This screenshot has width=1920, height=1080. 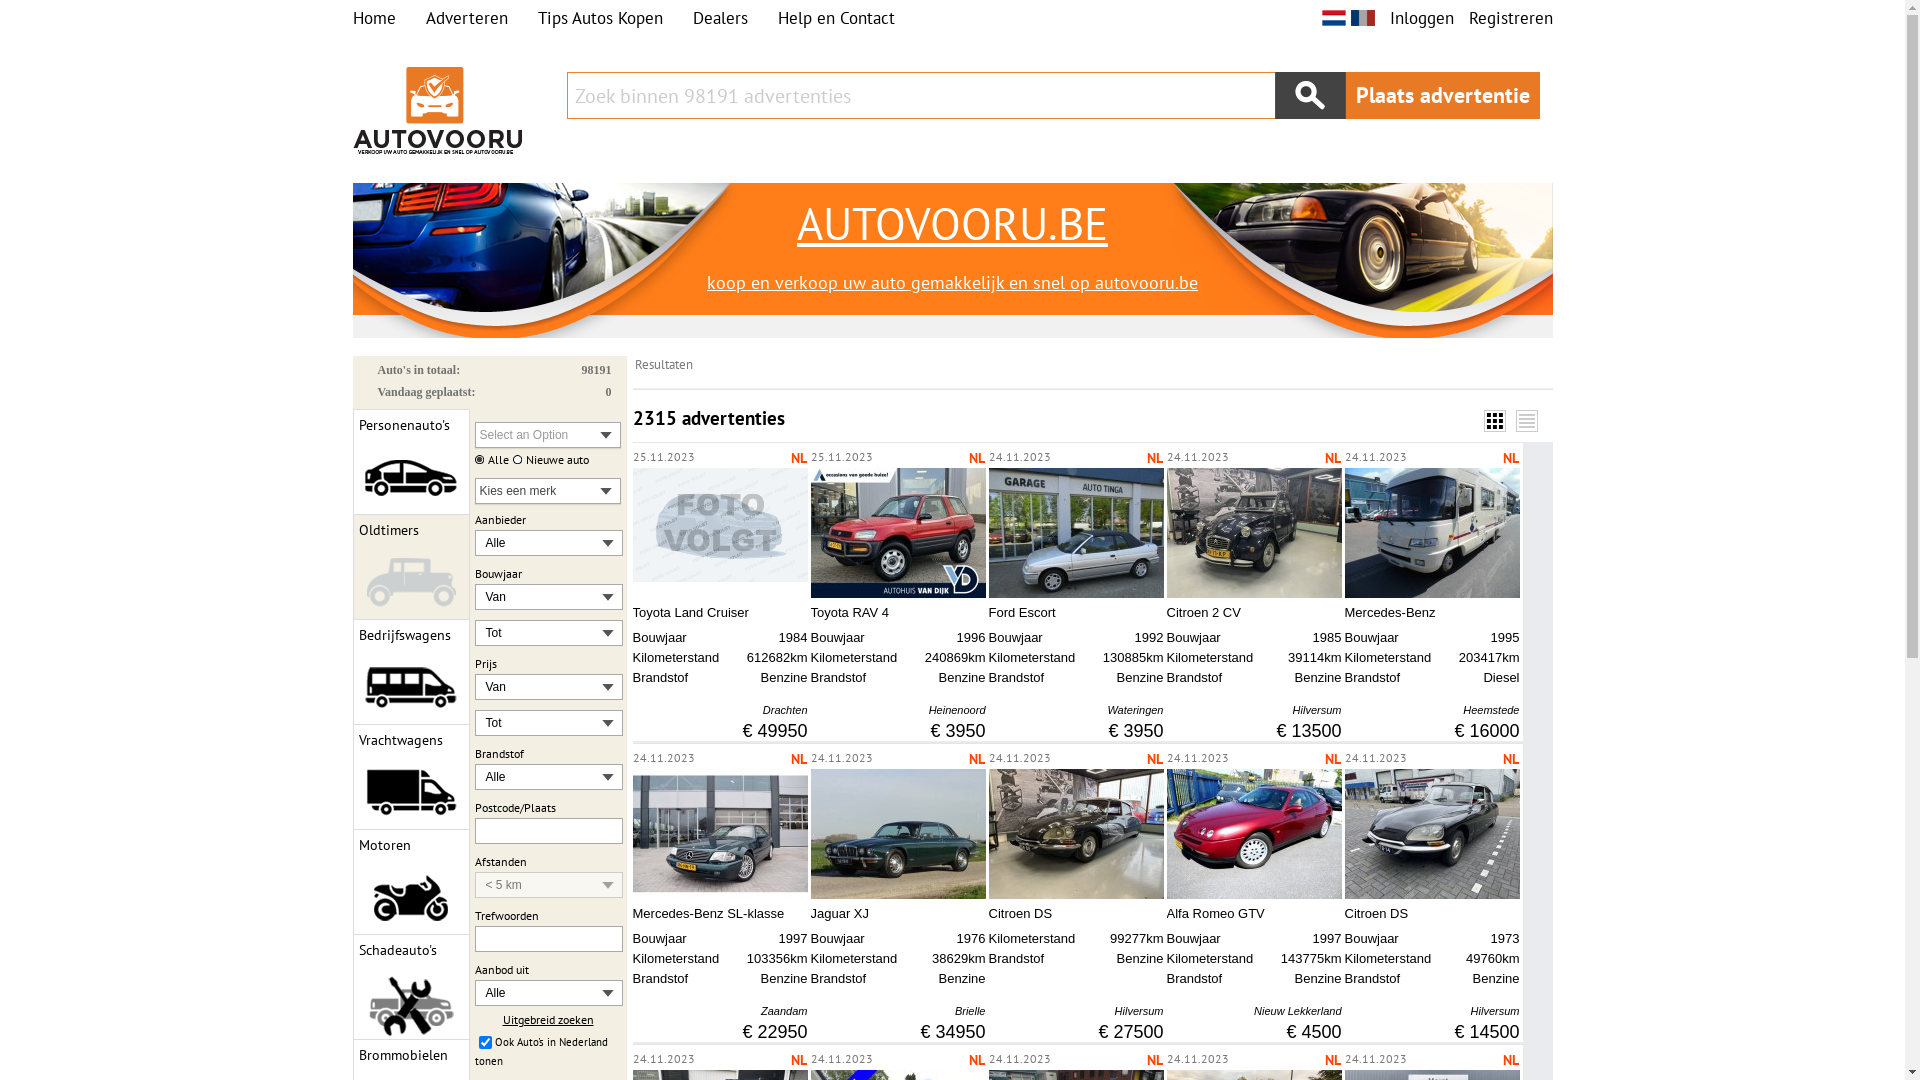 What do you see at coordinates (1510, 18) in the screenshot?
I see `'Registreren'` at bounding box center [1510, 18].